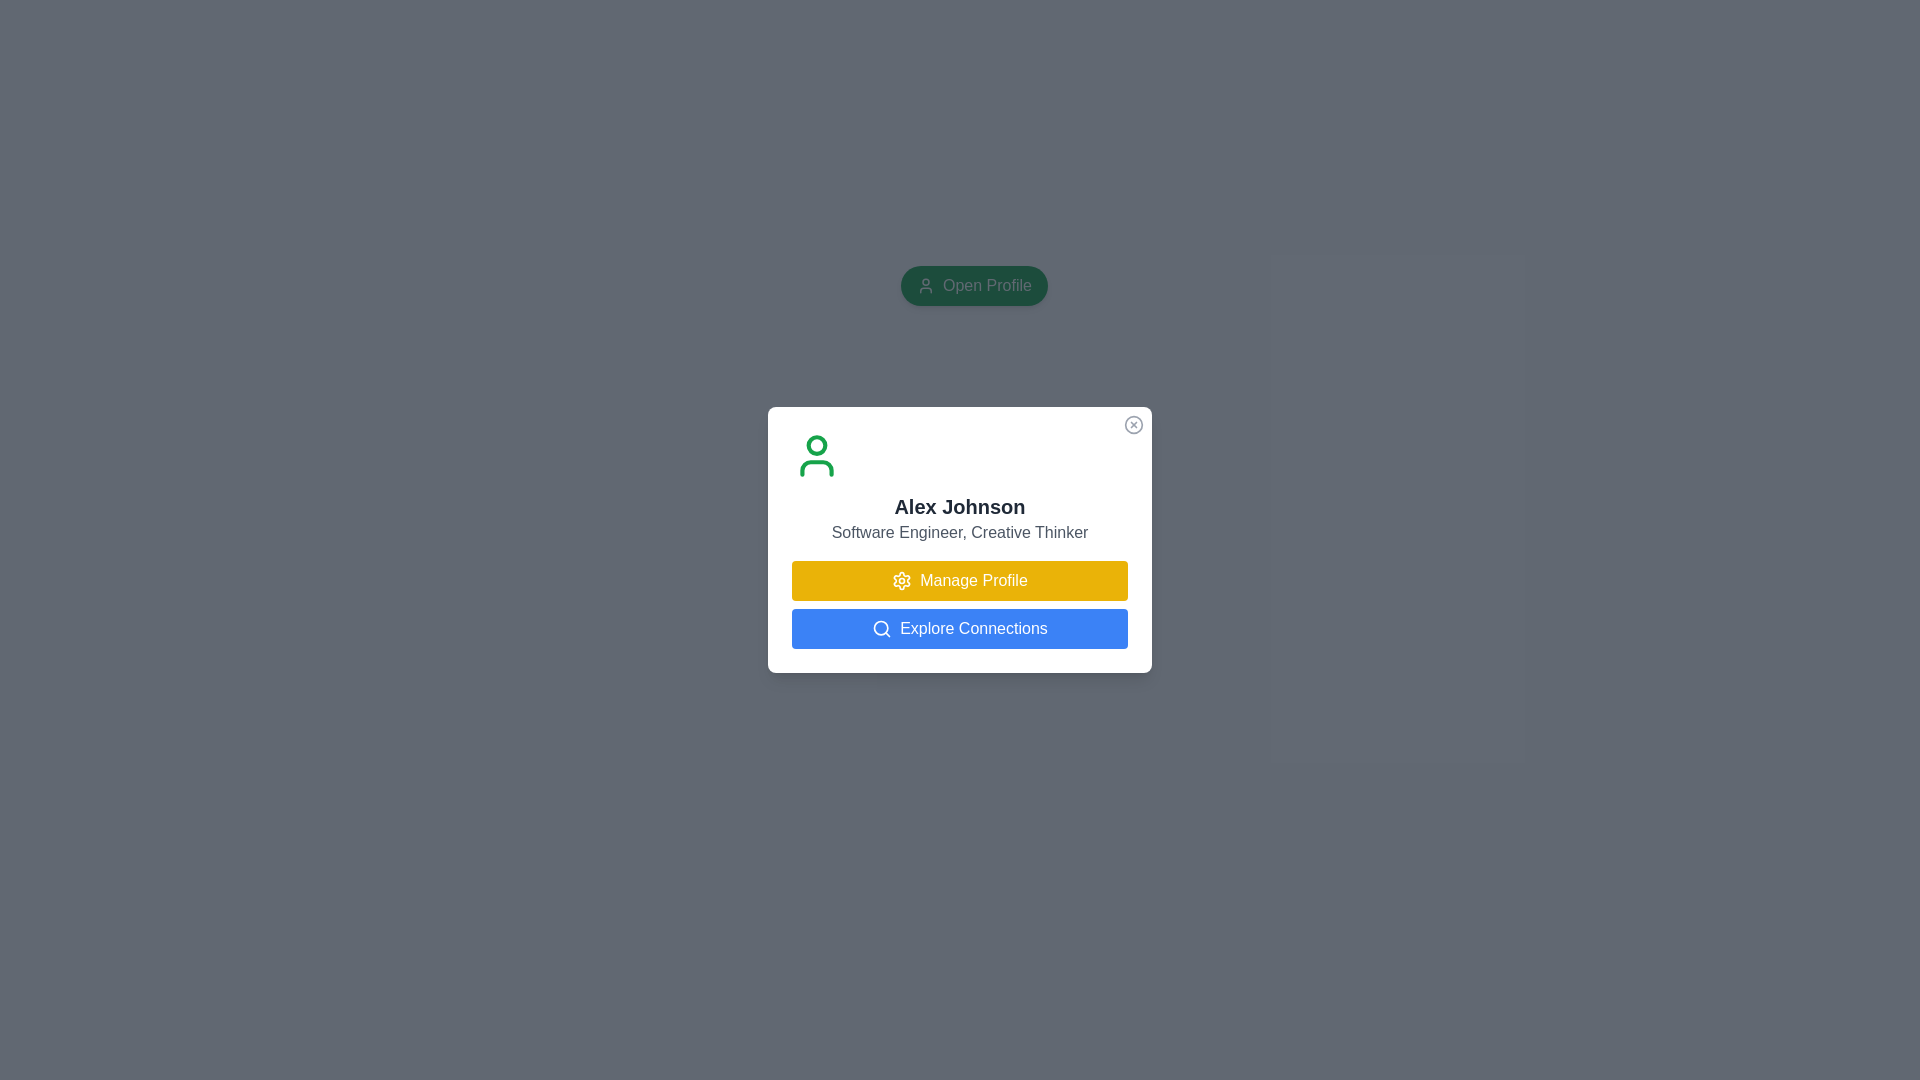  Describe the element at coordinates (816, 455) in the screenshot. I see `the green user icon located in the profile card at the top-left corner, above the name 'Alex Johnson'` at that location.